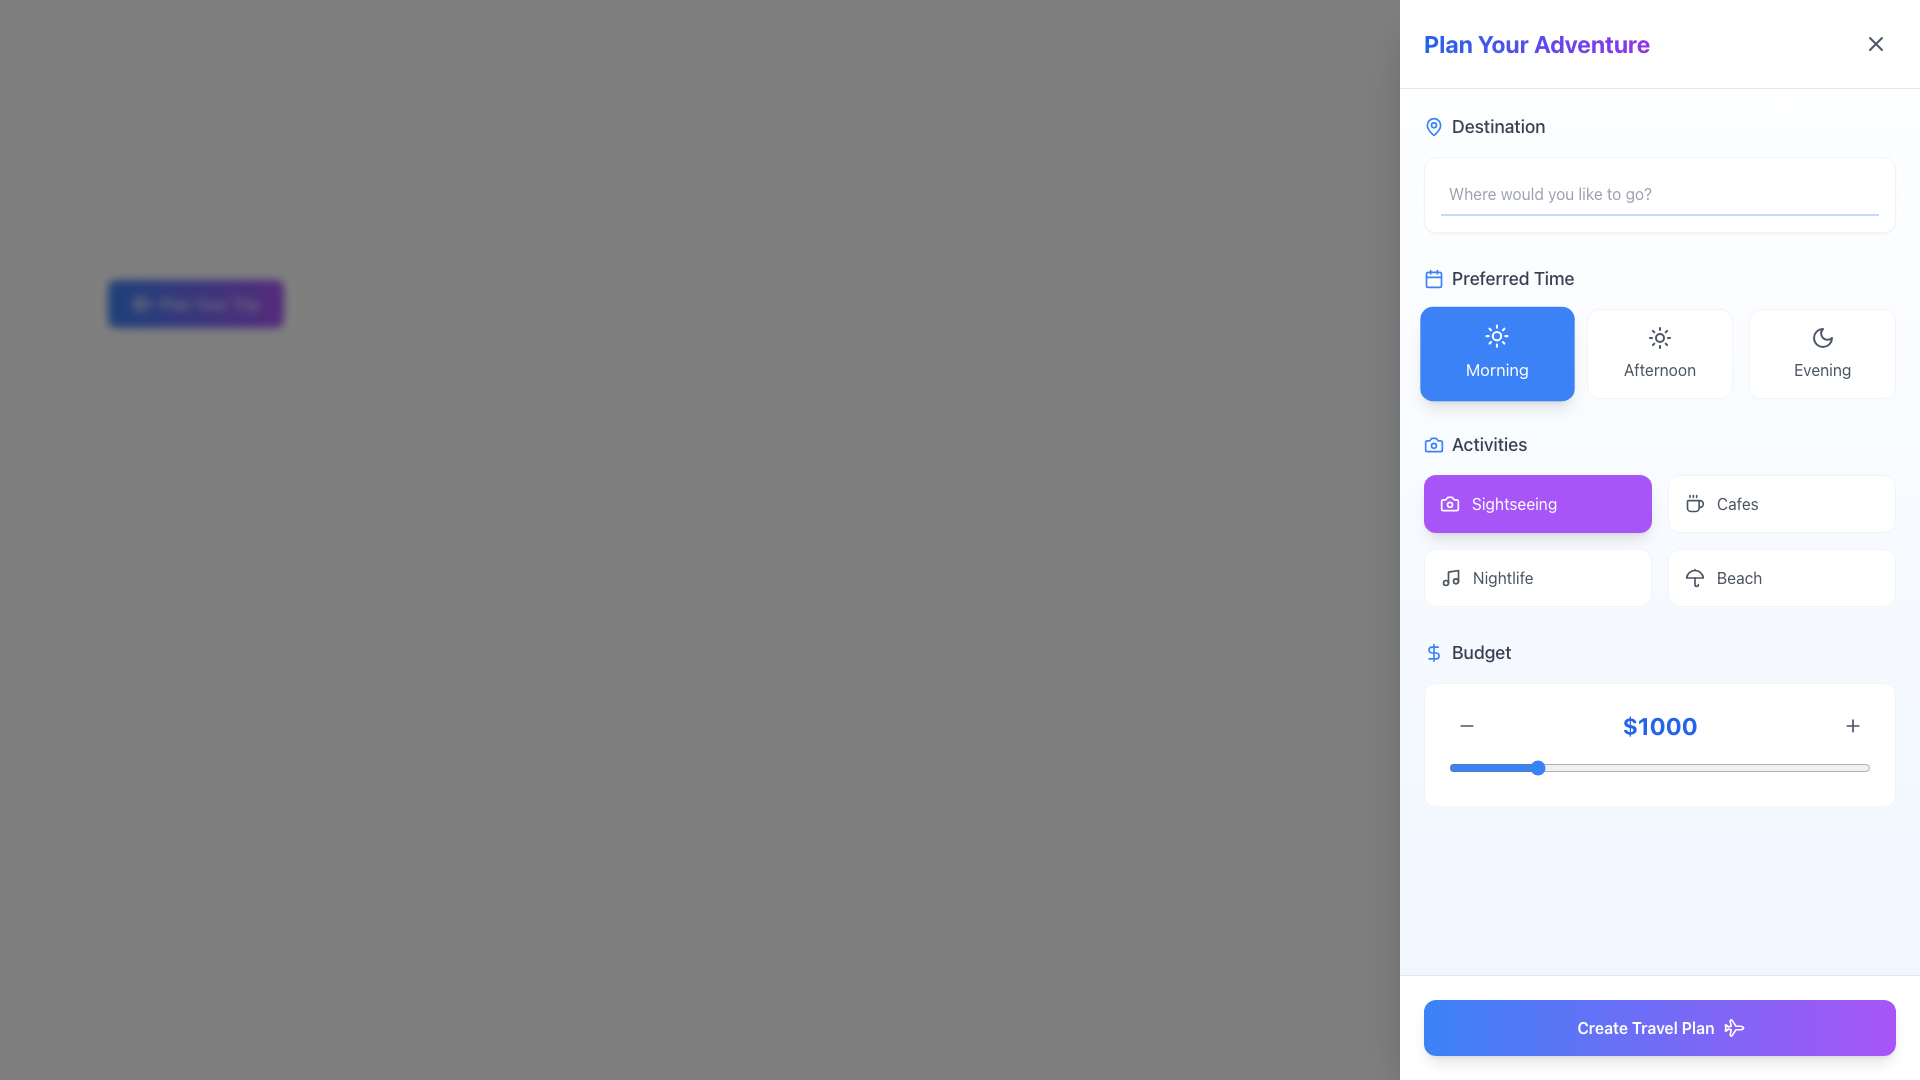 This screenshot has width=1920, height=1080. What do you see at coordinates (1660, 337) in the screenshot?
I see `the 'Afternoon' time preference icon located in the 'Preferred Time' section of the panel, which is visually represented to aid users in selecting their preferred time option` at bounding box center [1660, 337].